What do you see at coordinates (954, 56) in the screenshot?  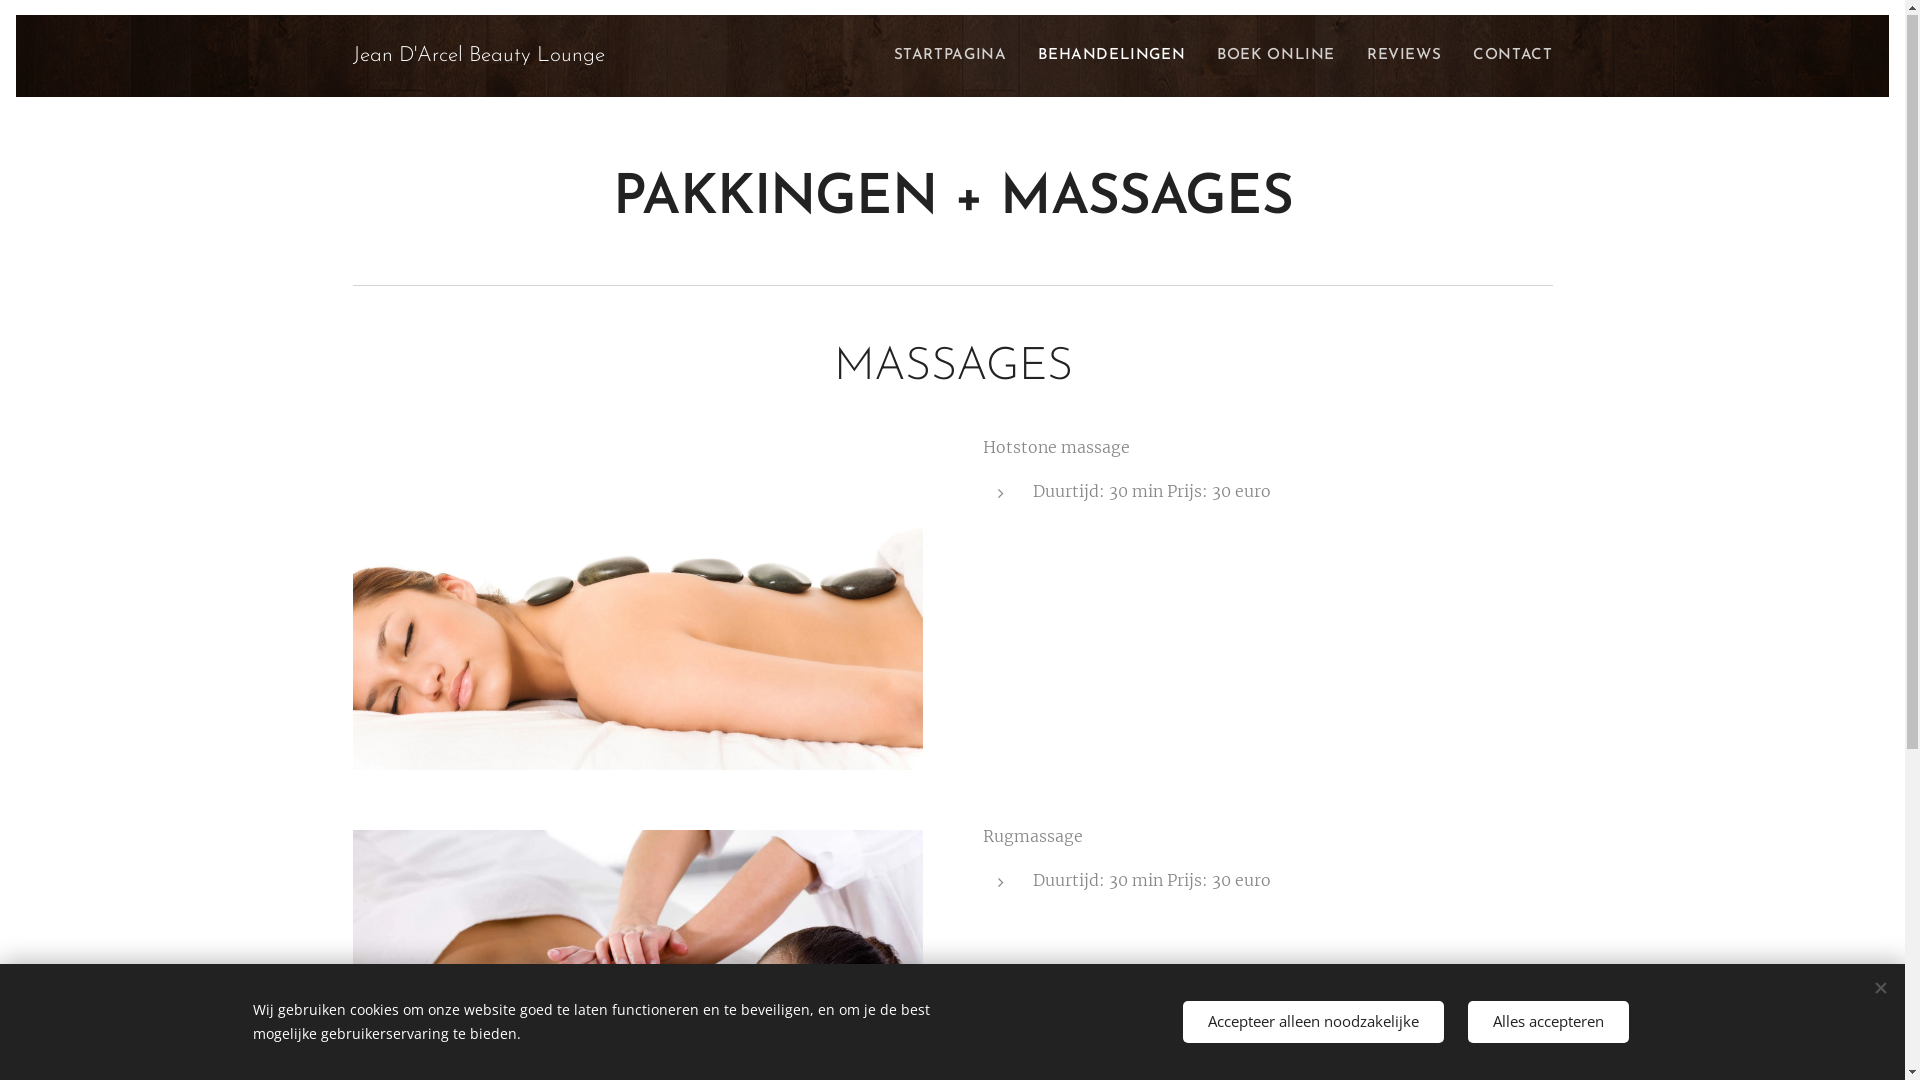 I see `'STARTPAGINA'` at bounding box center [954, 56].